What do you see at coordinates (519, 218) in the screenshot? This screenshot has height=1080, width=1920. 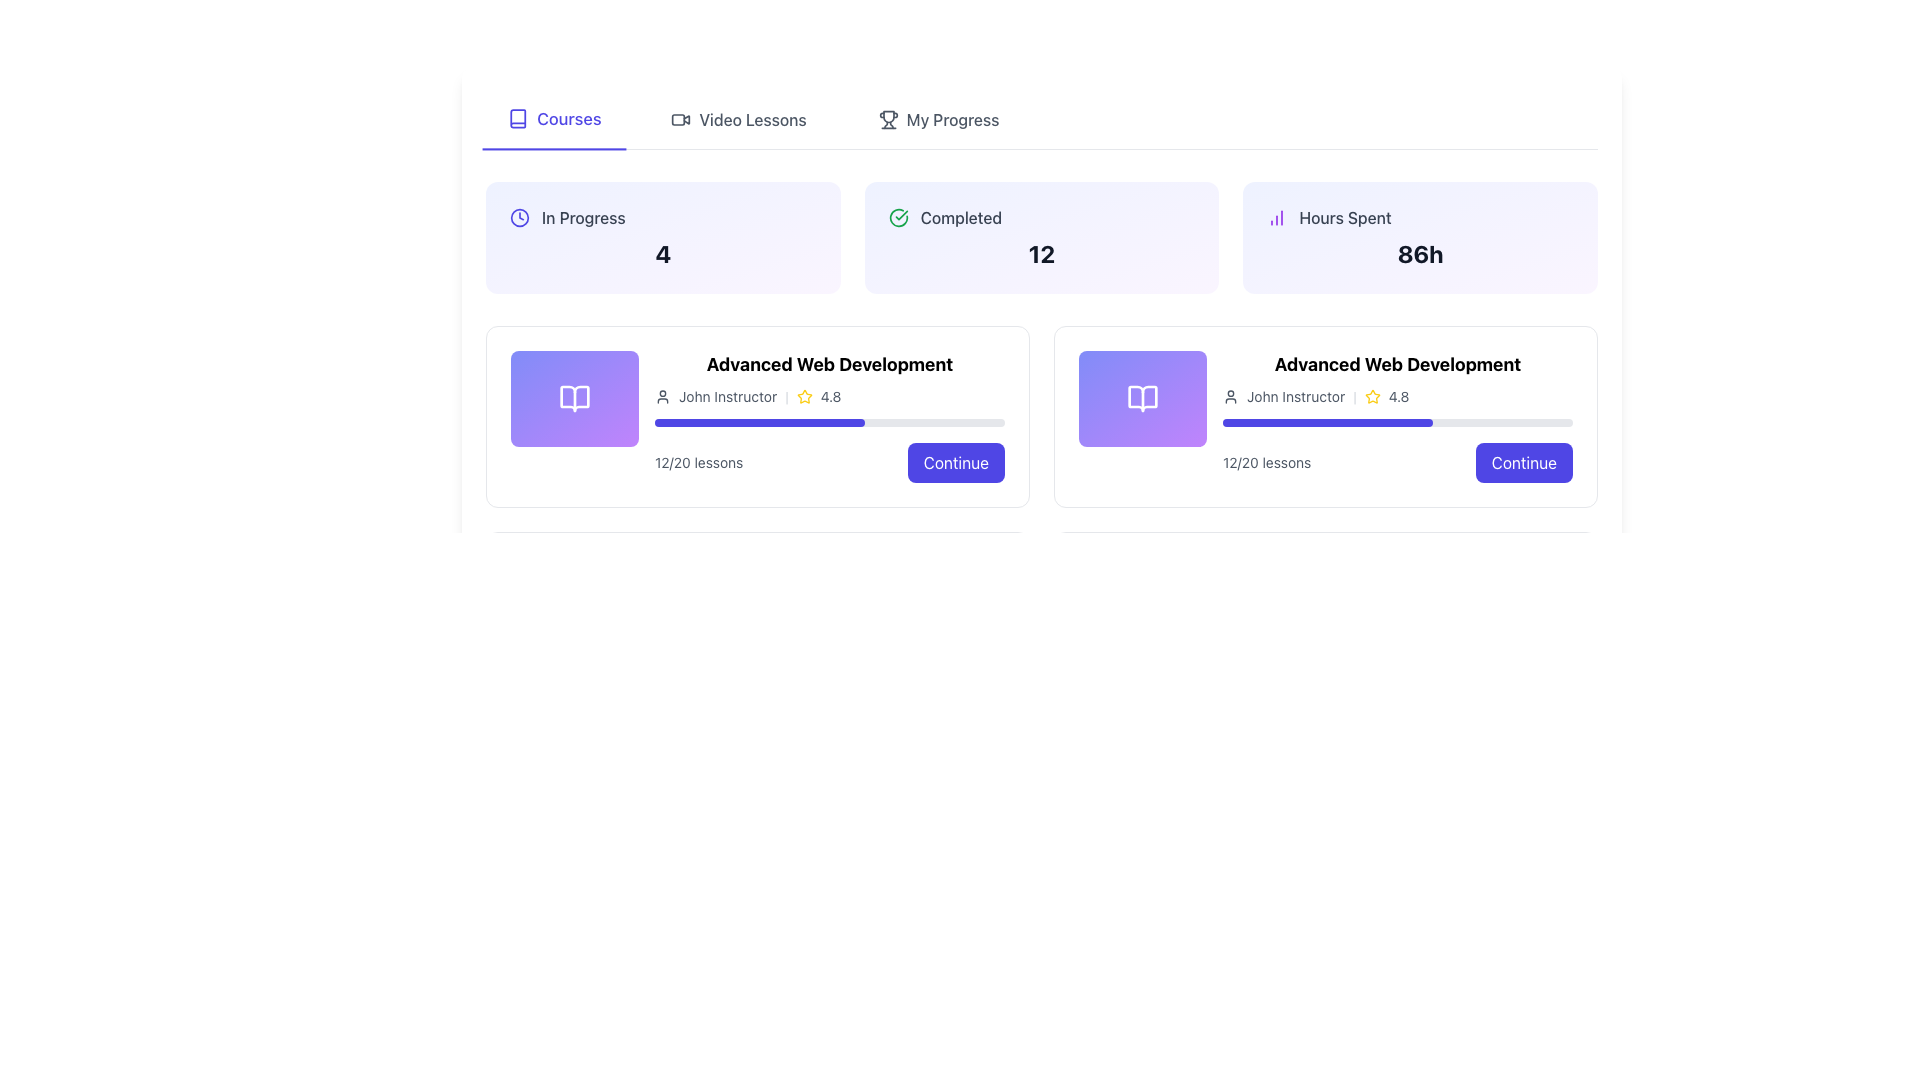 I see `the status icon indicating 'In Progress', which is located to the left of the text label 'In Progress'` at bounding box center [519, 218].